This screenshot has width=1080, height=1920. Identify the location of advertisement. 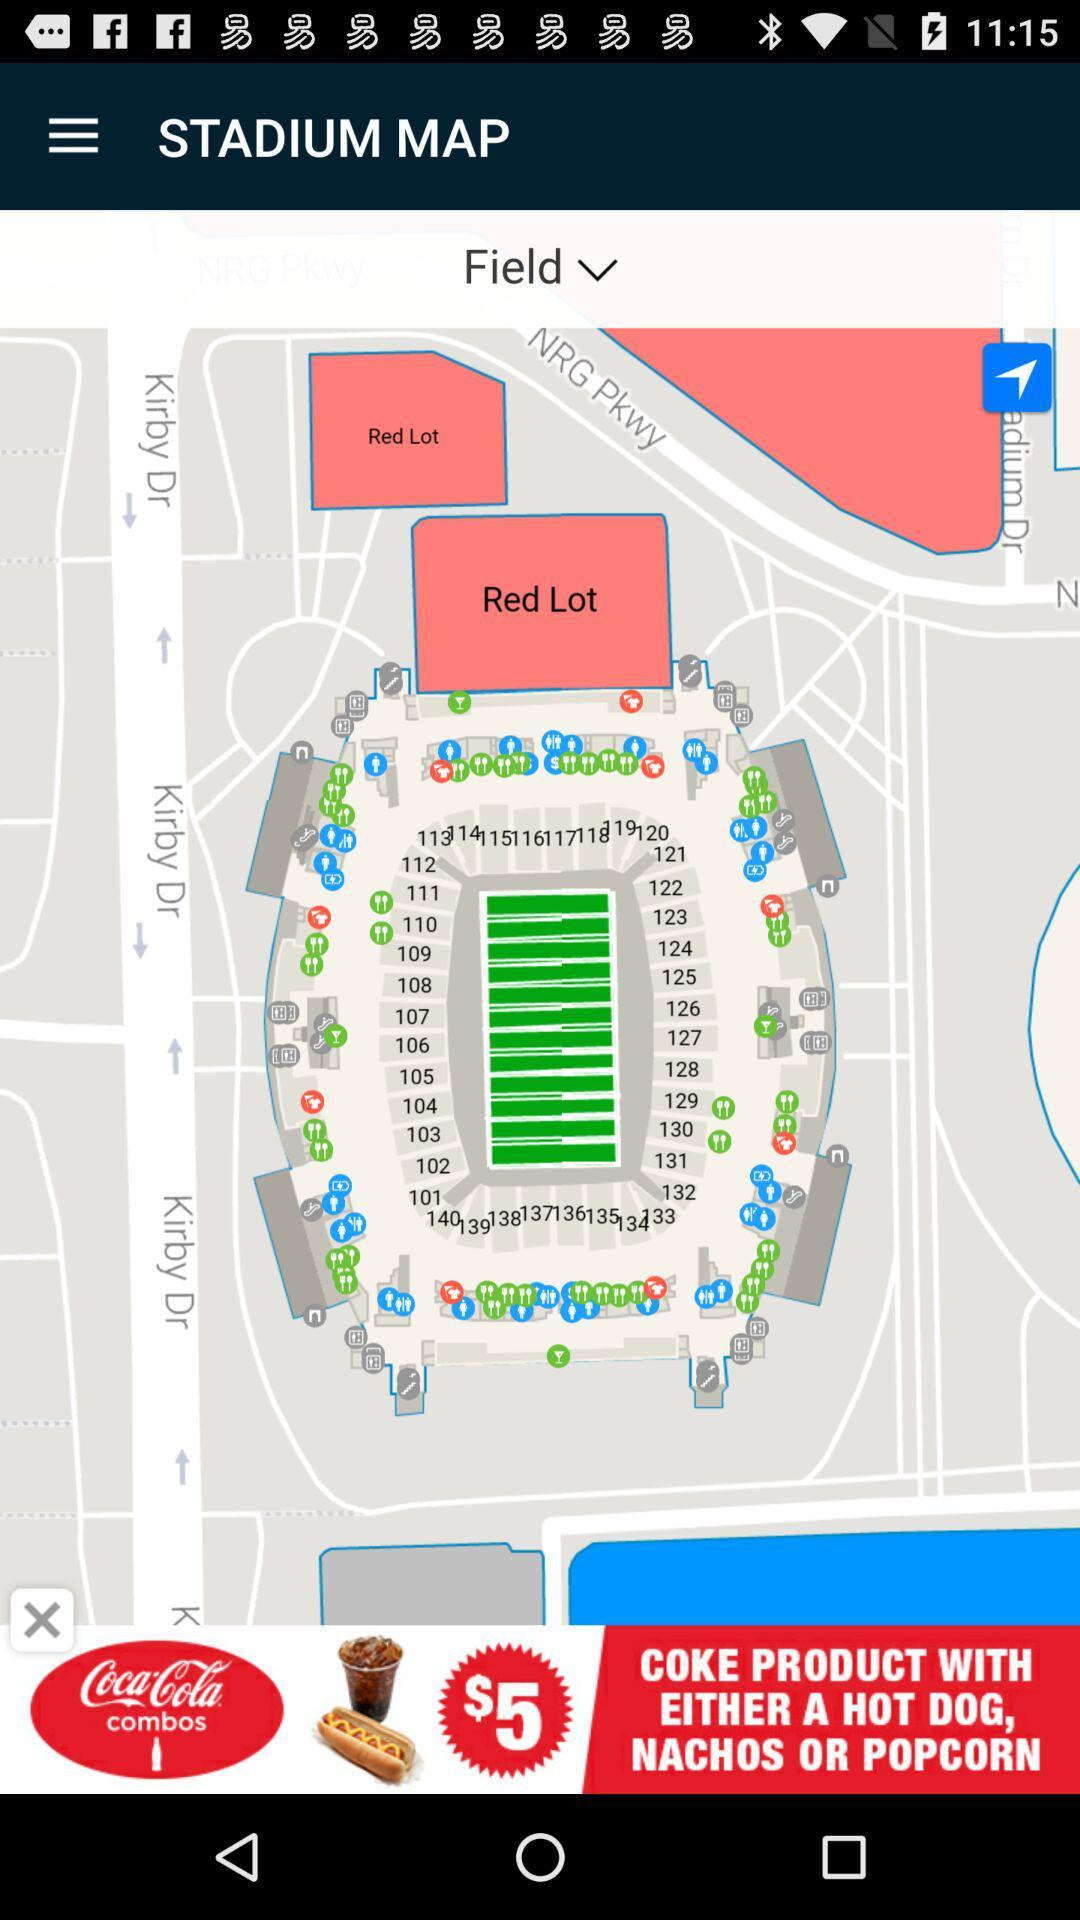
(42, 1620).